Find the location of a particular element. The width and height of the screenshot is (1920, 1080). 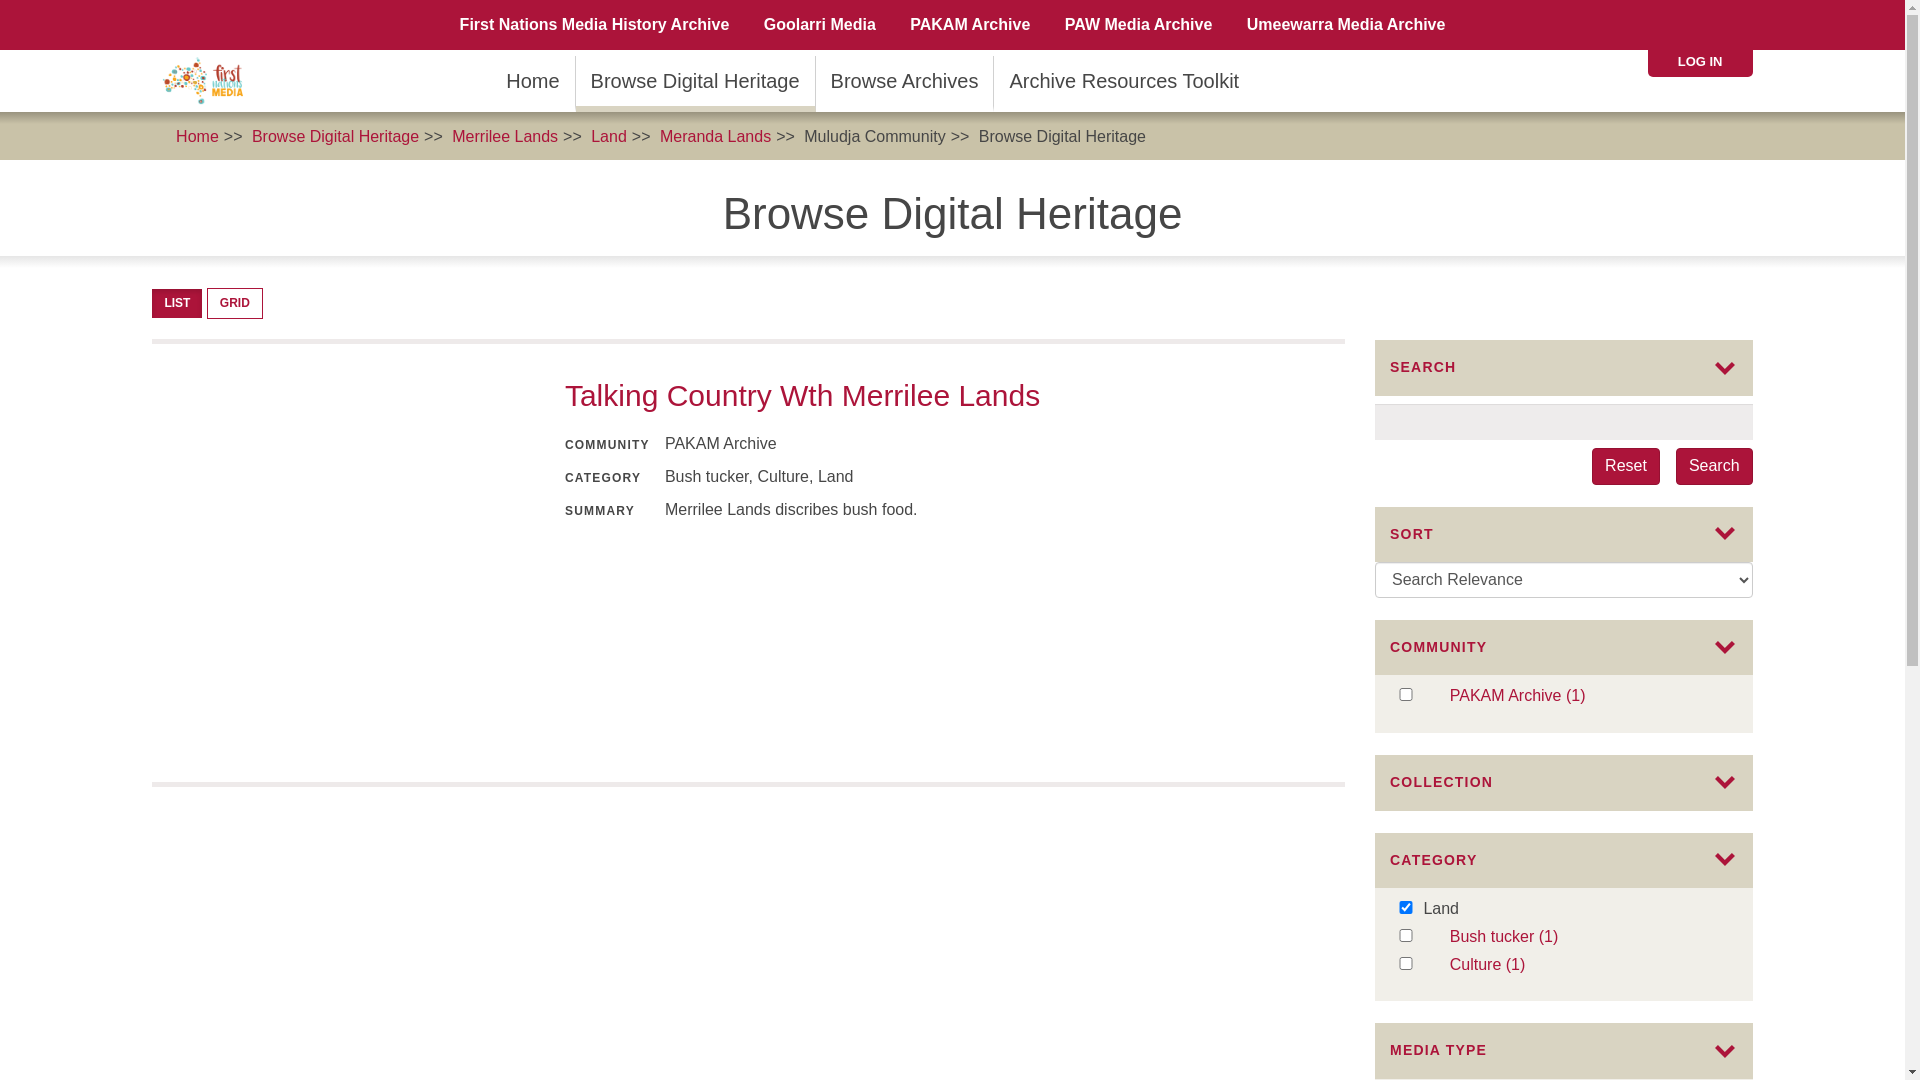

'LOG IN' is located at coordinates (1678, 60).